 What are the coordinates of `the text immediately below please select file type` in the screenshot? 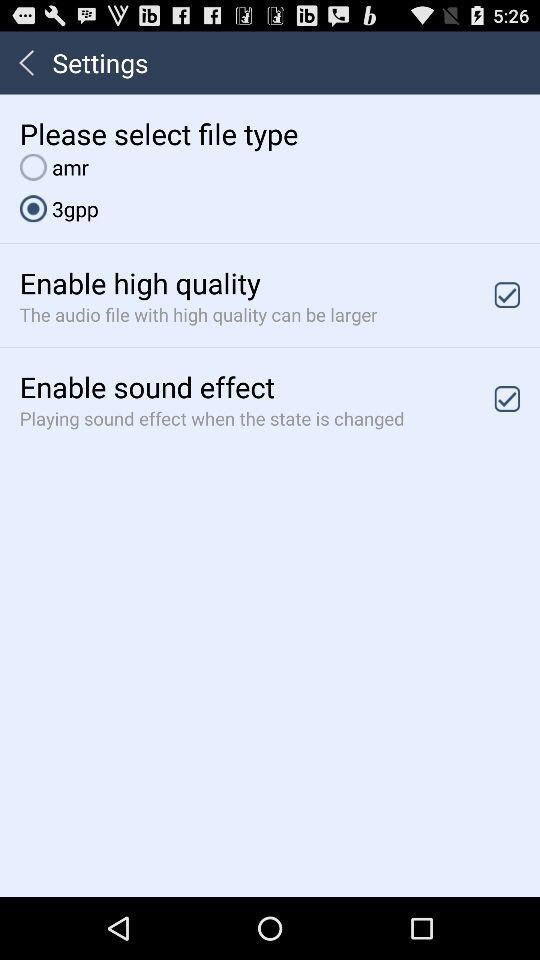 It's located at (54, 166).